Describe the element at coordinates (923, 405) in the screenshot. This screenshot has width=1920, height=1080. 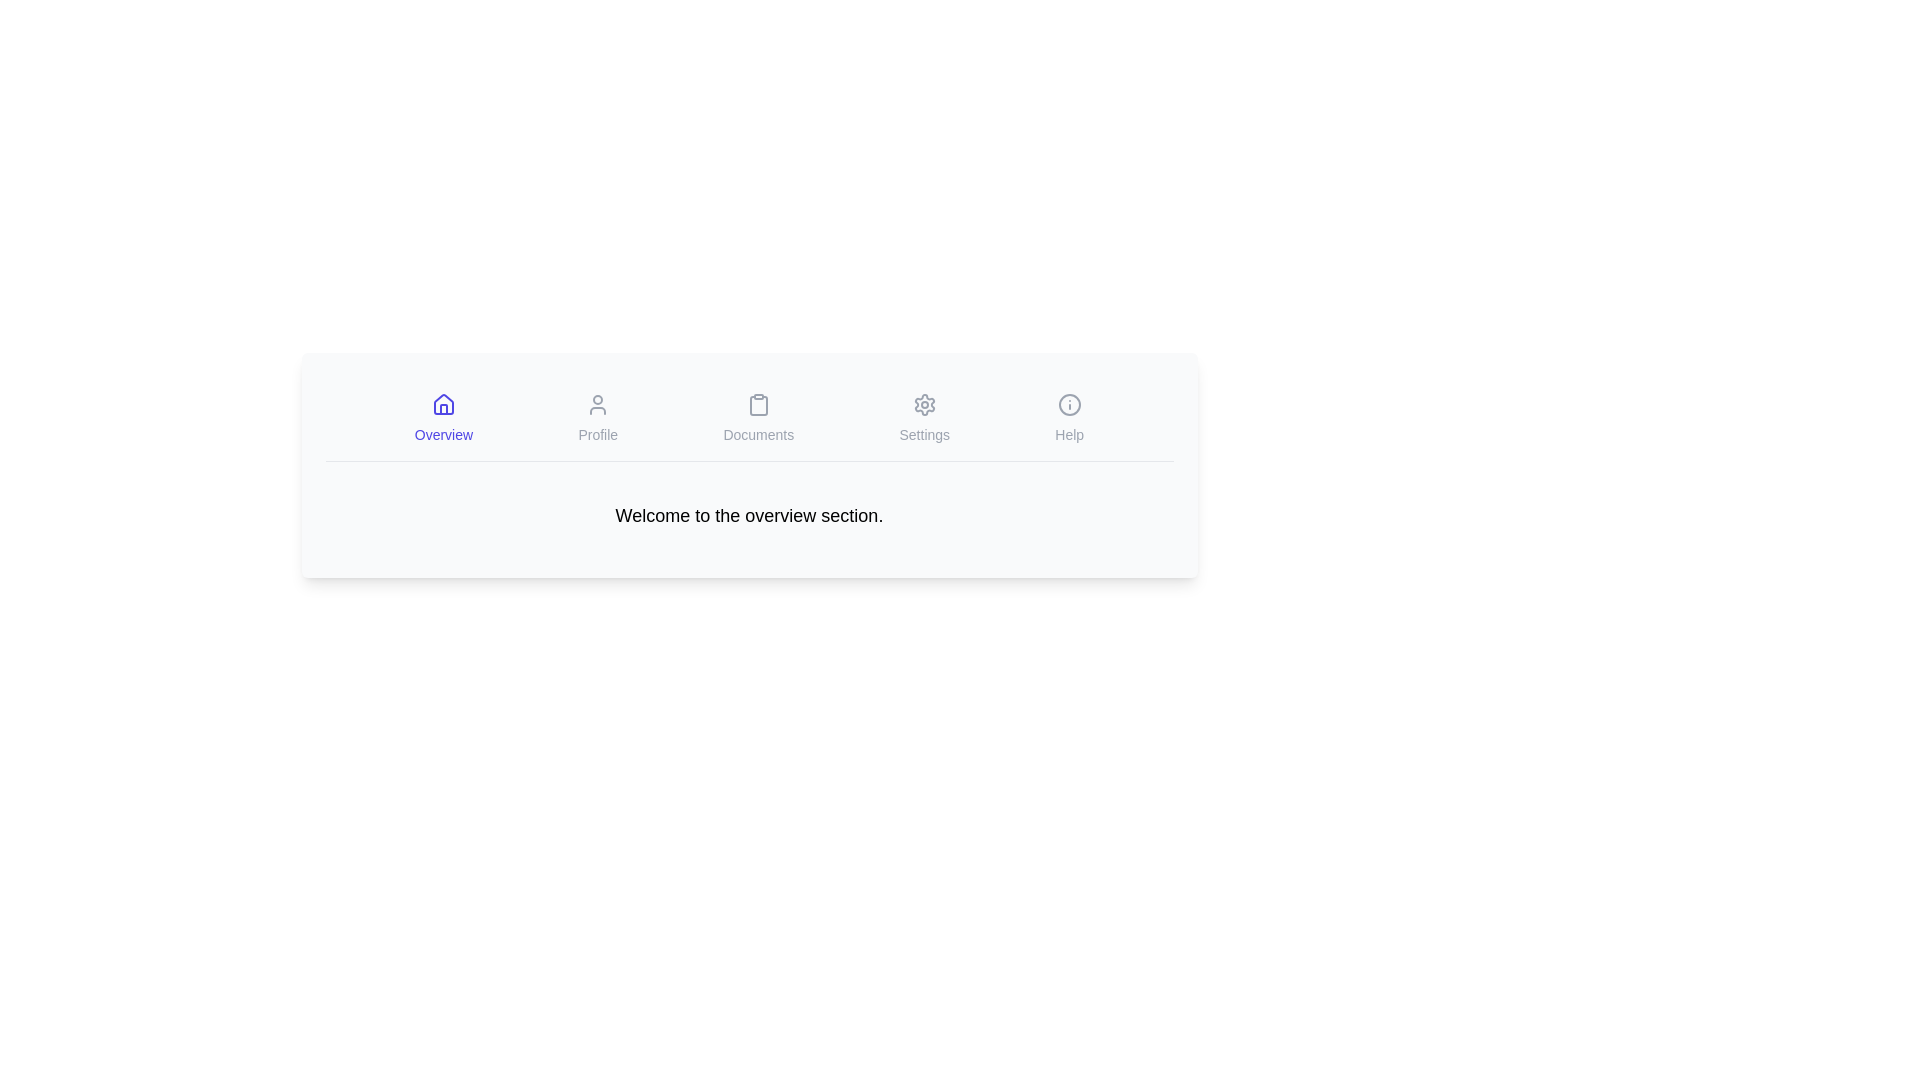
I see `the settings icon button located in the fourth position of the horizontal navigation menu` at that location.